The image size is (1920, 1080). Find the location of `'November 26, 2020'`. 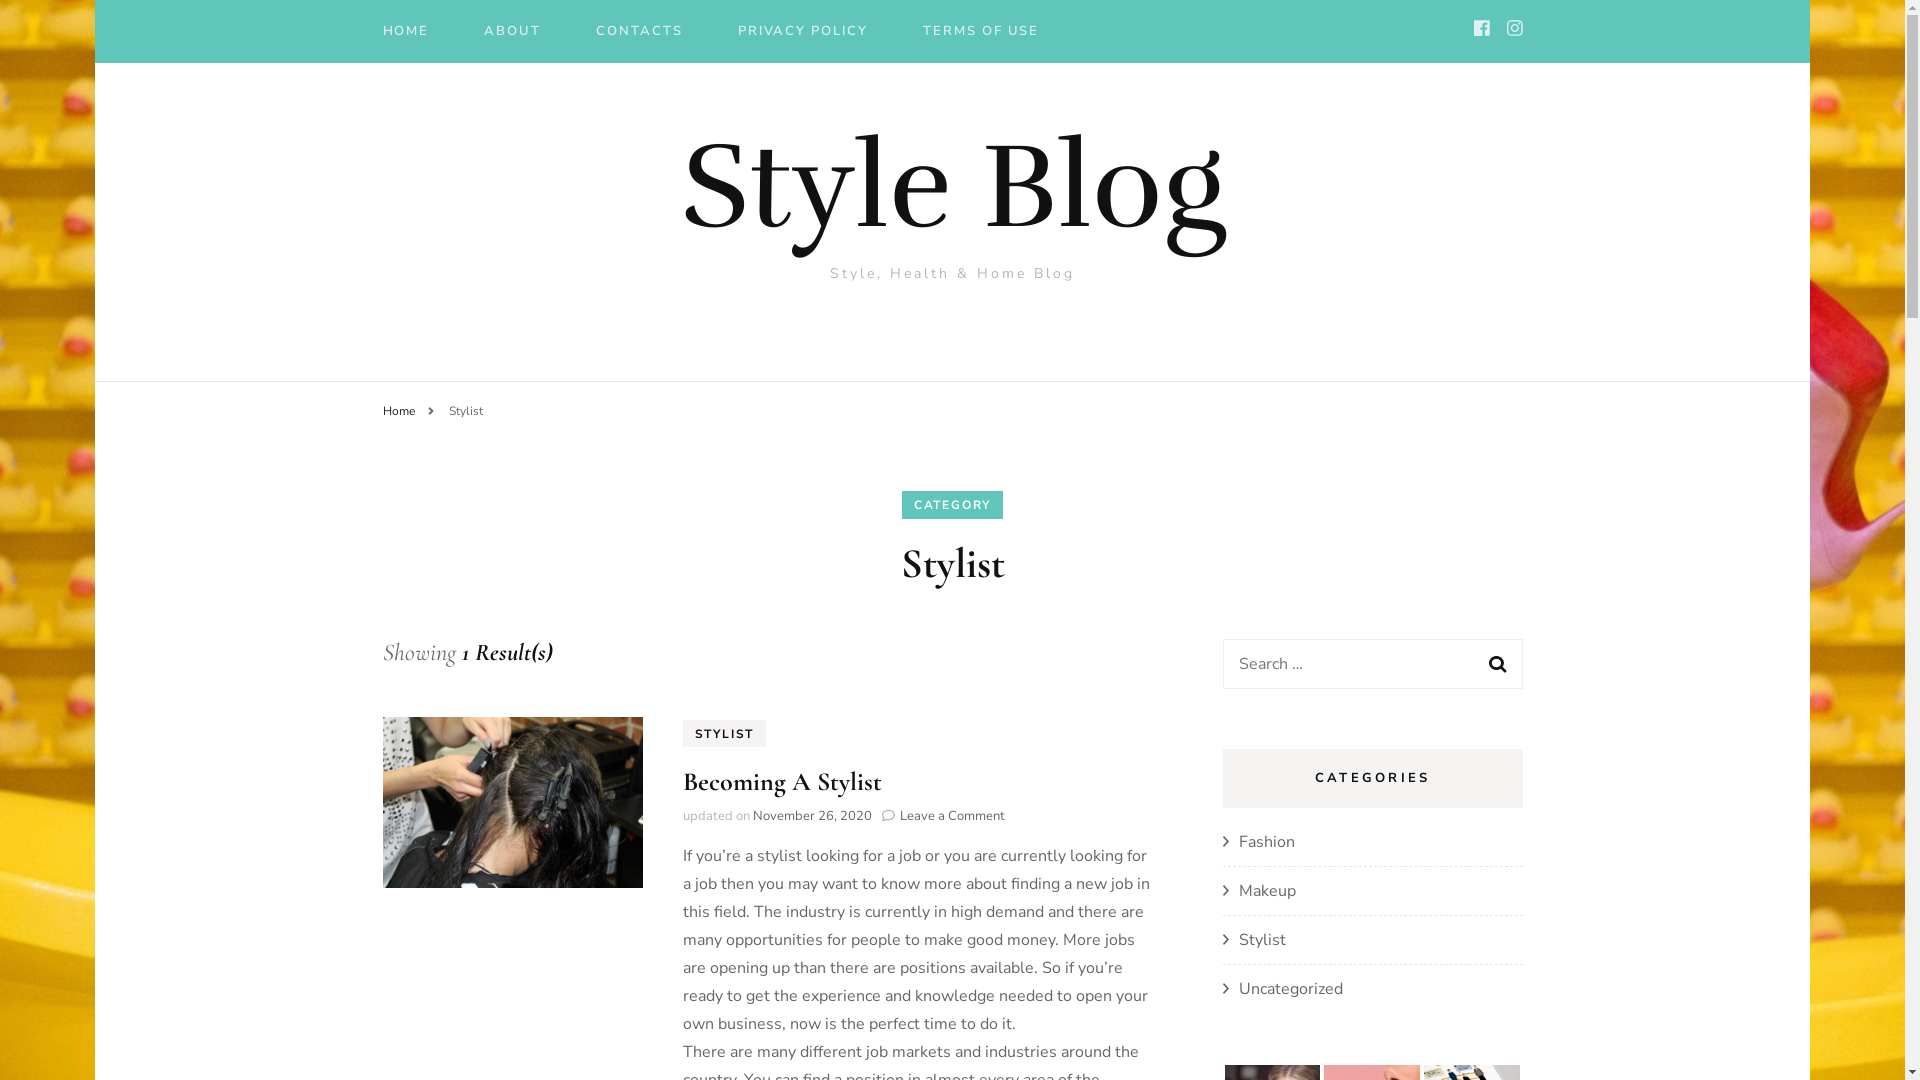

'November 26, 2020' is located at coordinates (751, 816).